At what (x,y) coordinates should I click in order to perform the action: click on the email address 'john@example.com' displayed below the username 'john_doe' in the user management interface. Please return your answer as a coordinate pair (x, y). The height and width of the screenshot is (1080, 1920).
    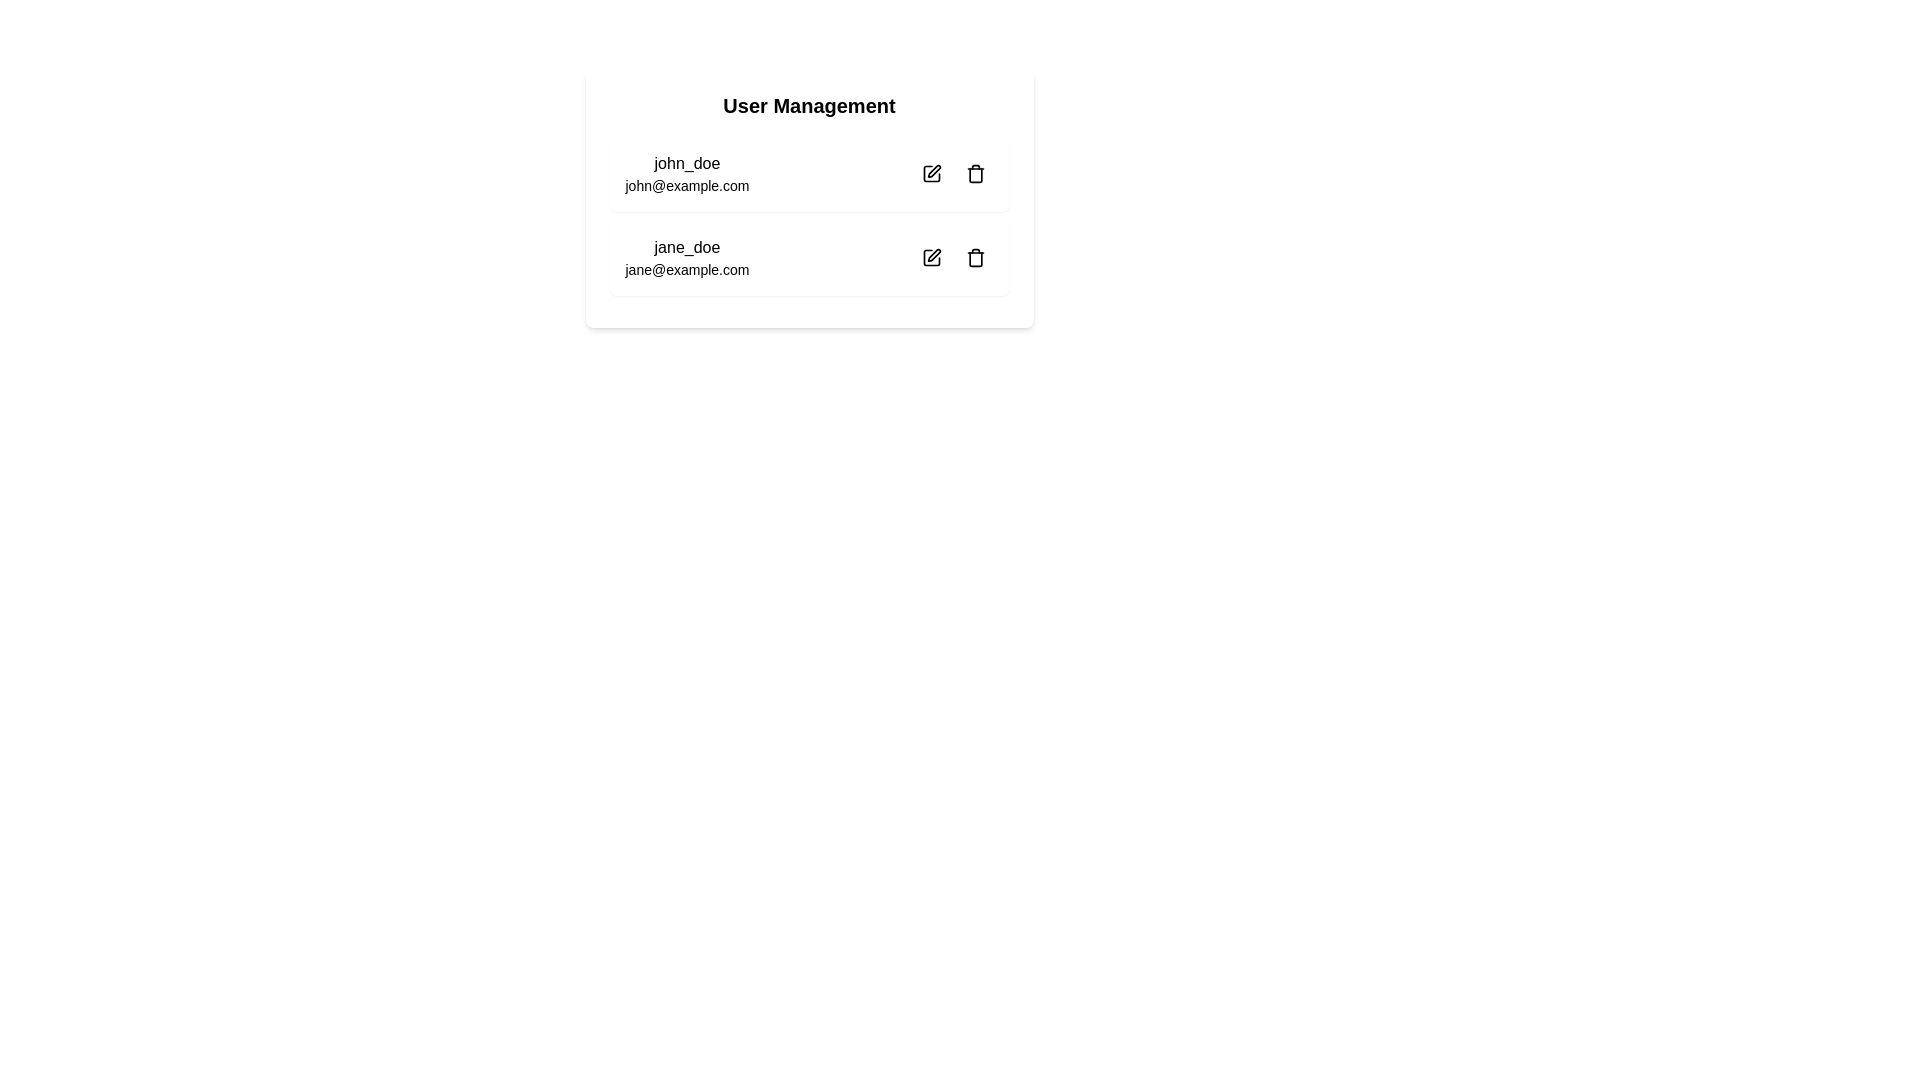
    Looking at the image, I should click on (687, 185).